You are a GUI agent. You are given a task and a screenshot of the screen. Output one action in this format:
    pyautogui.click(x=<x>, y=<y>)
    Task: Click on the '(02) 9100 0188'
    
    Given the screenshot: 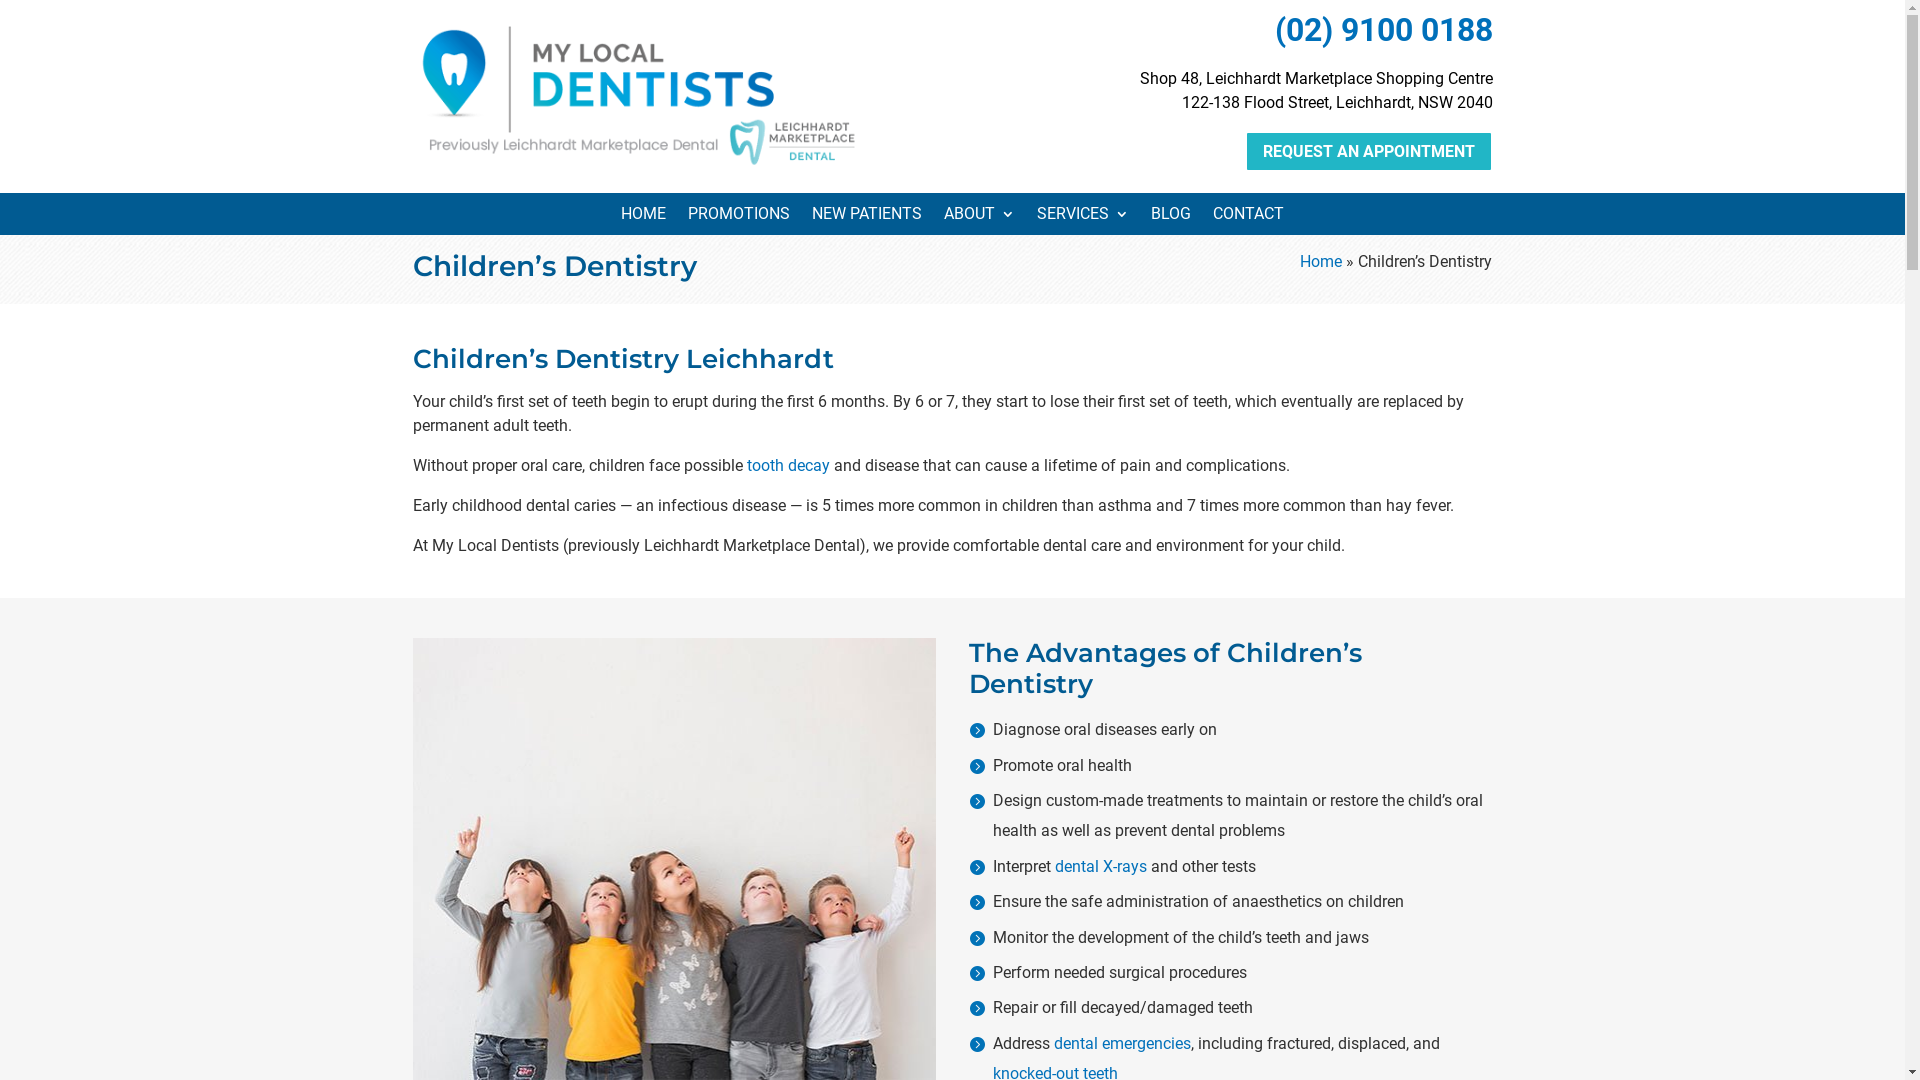 What is the action you would take?
    pyautogui.click(x=1272, y=30)
    